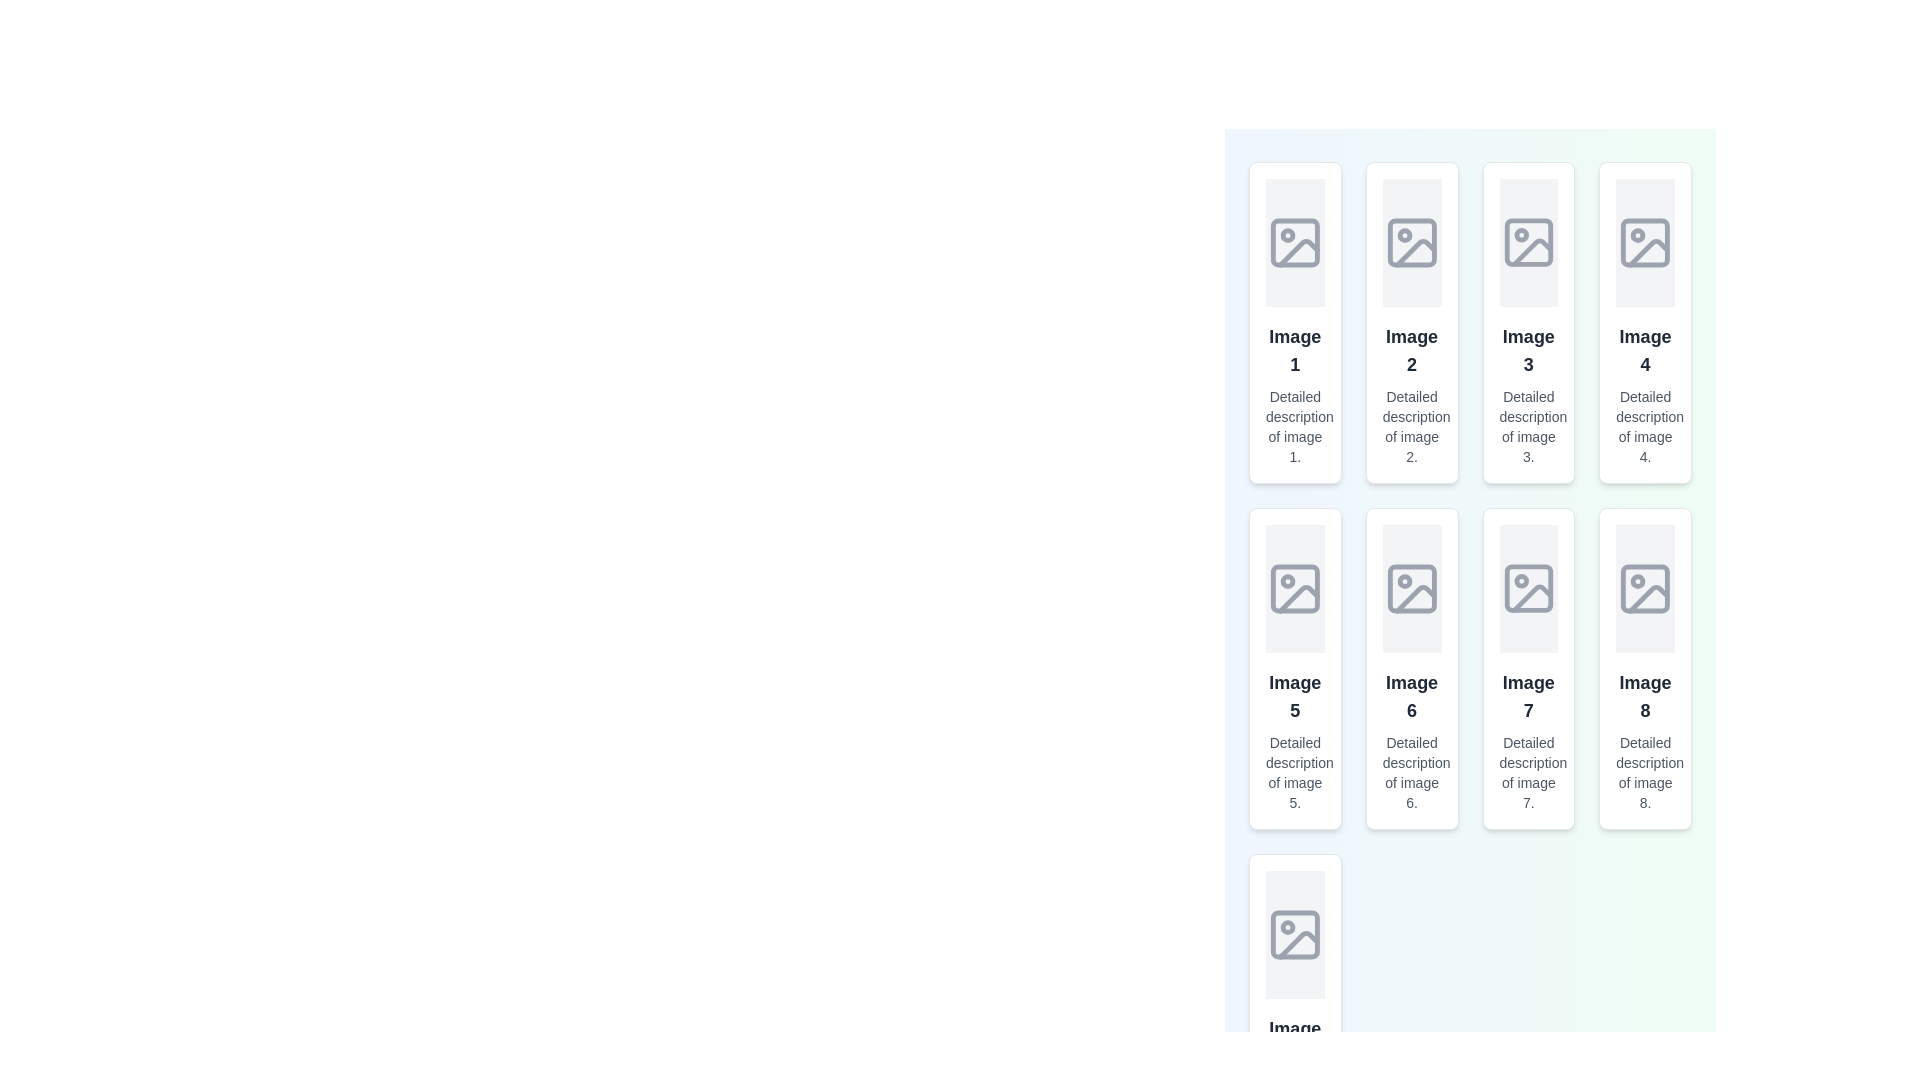  Describe the element at coordinates (1638, 581) in the screenshot. I see `the small circular icon with a gray outline located in the top-left corner of the 'Image 8' section of the image grid` at that location.